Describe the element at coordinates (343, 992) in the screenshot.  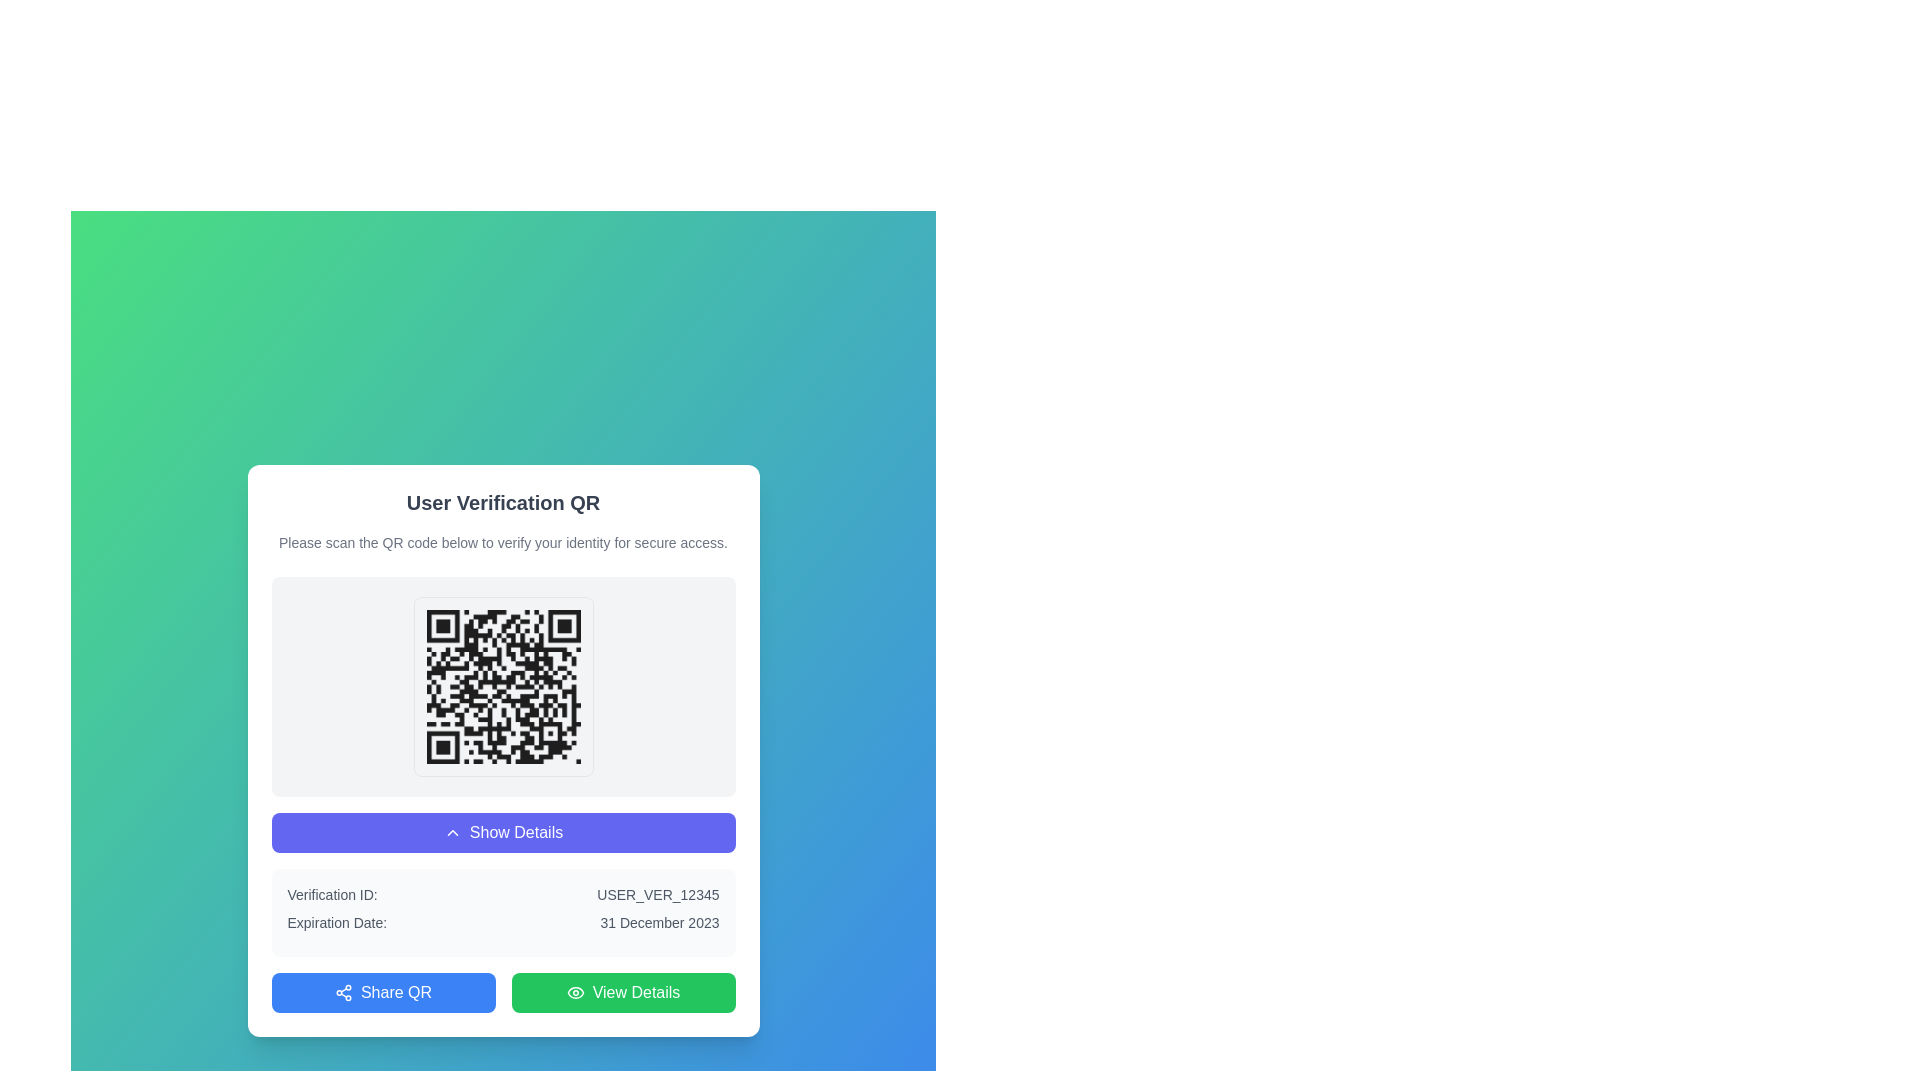
I see `the share icon located on the blue button labeled 'Share QR' at the bottom-left corner of the card, positioned to the left of the text 'Share QR'` at that location.